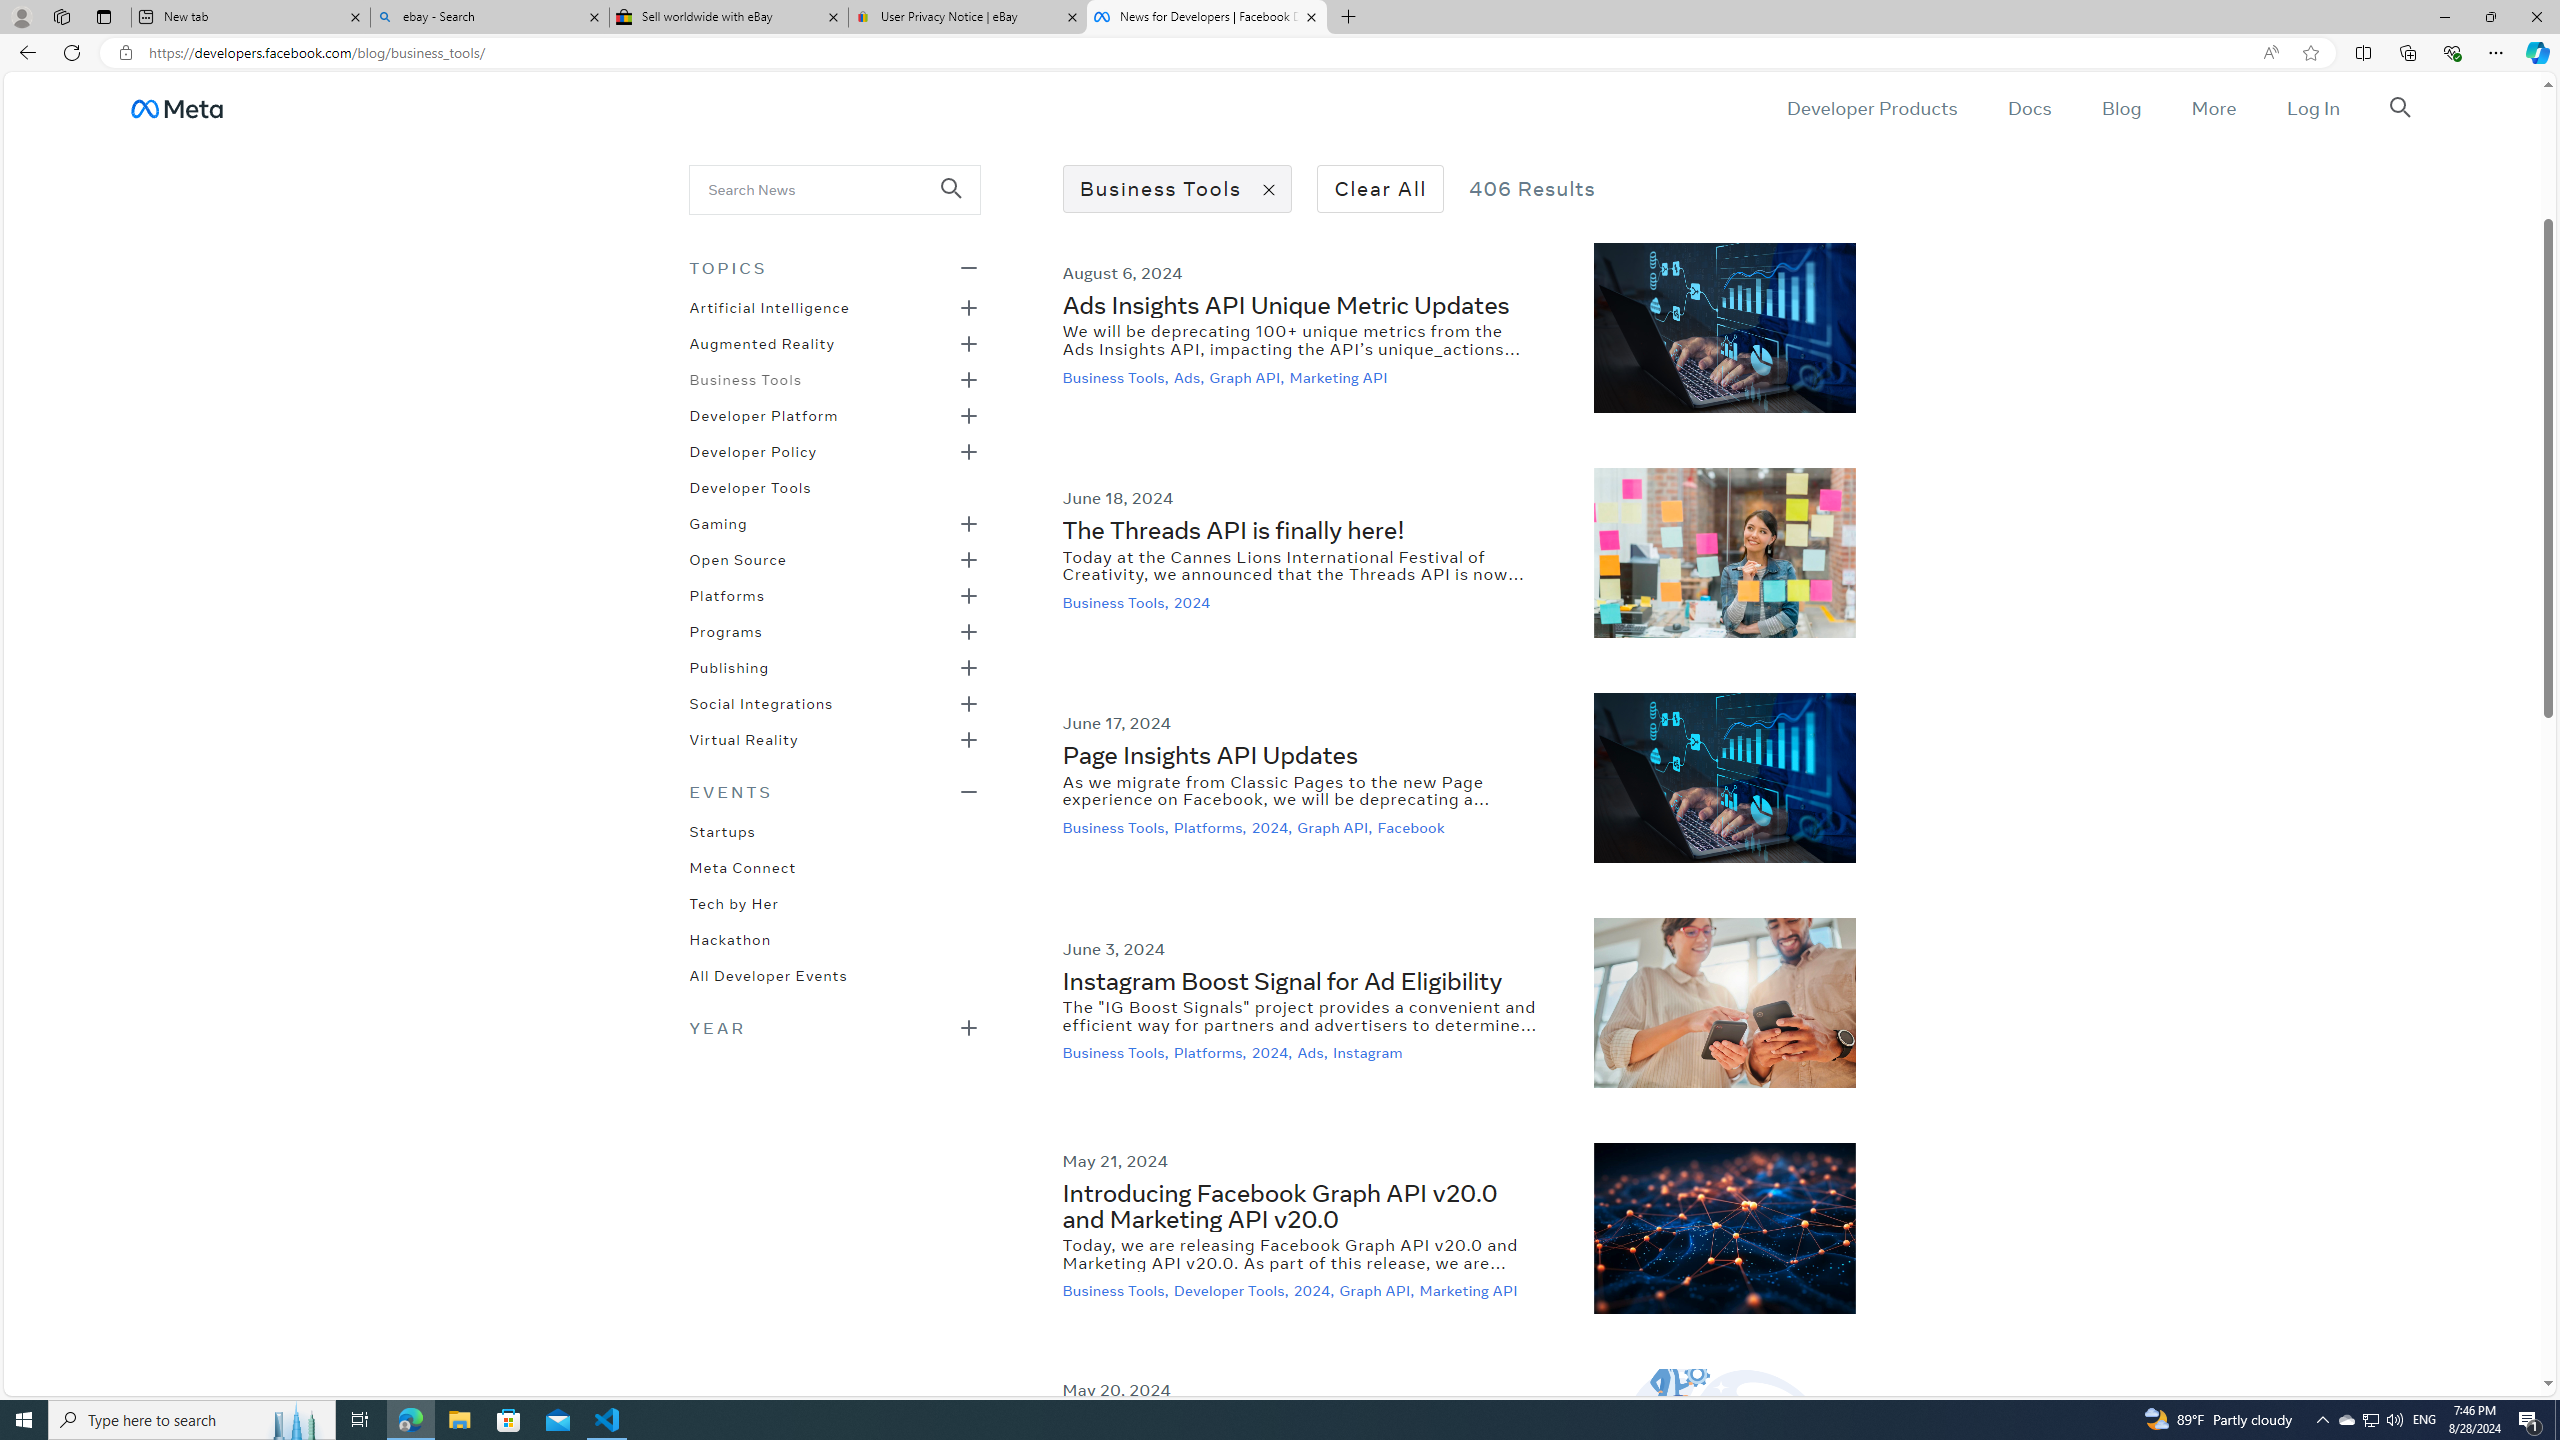  I want to click on 'Sell worldwide with eBay', so click(729, 16).